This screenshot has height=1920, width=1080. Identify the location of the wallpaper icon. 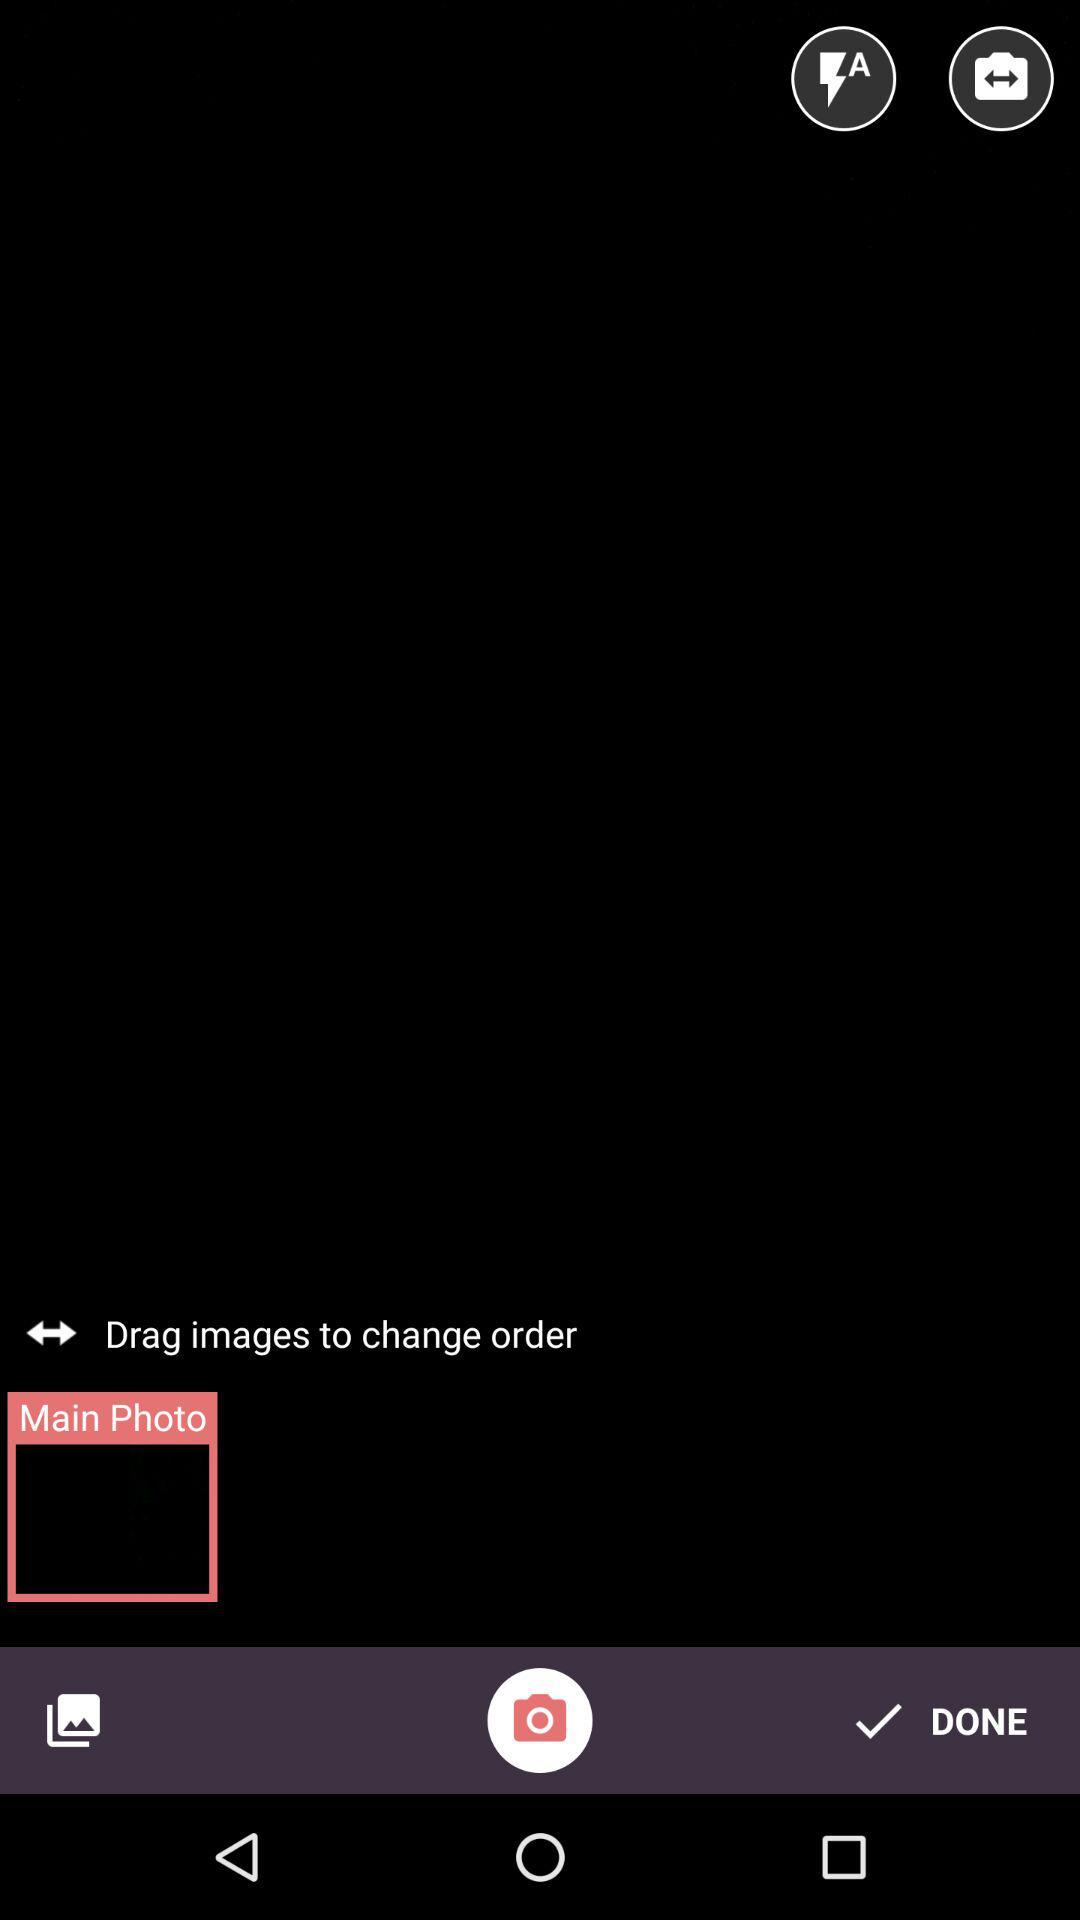
(72, 1719).